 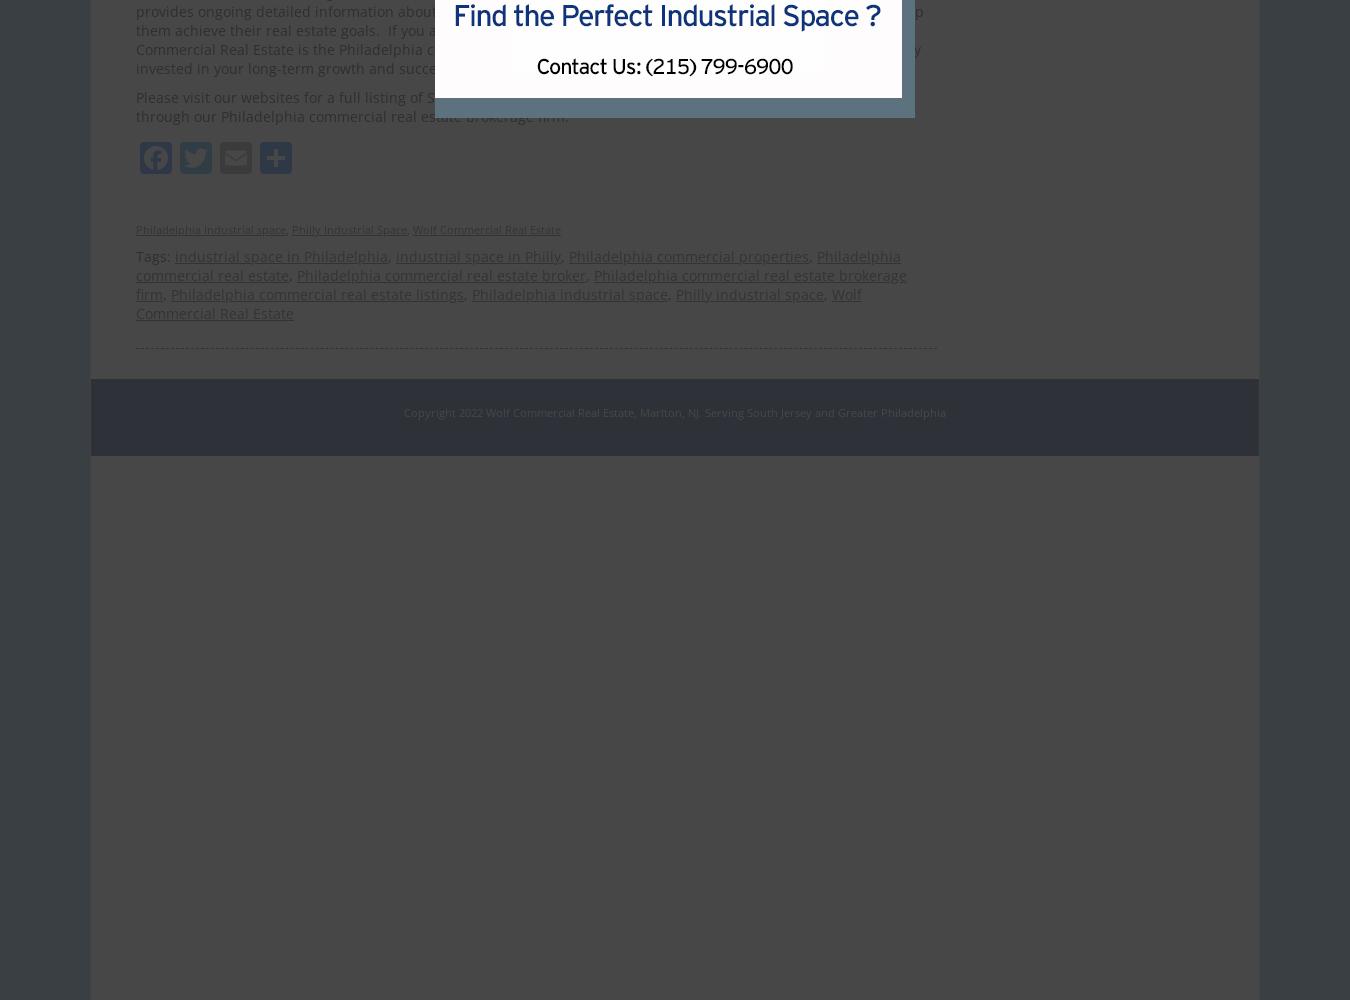 What do you see at coordinates (520, 285) in the screenshot?
I see `'Philadelphia commercial real estate brokerage firm'` at bounding box center [520, 285].